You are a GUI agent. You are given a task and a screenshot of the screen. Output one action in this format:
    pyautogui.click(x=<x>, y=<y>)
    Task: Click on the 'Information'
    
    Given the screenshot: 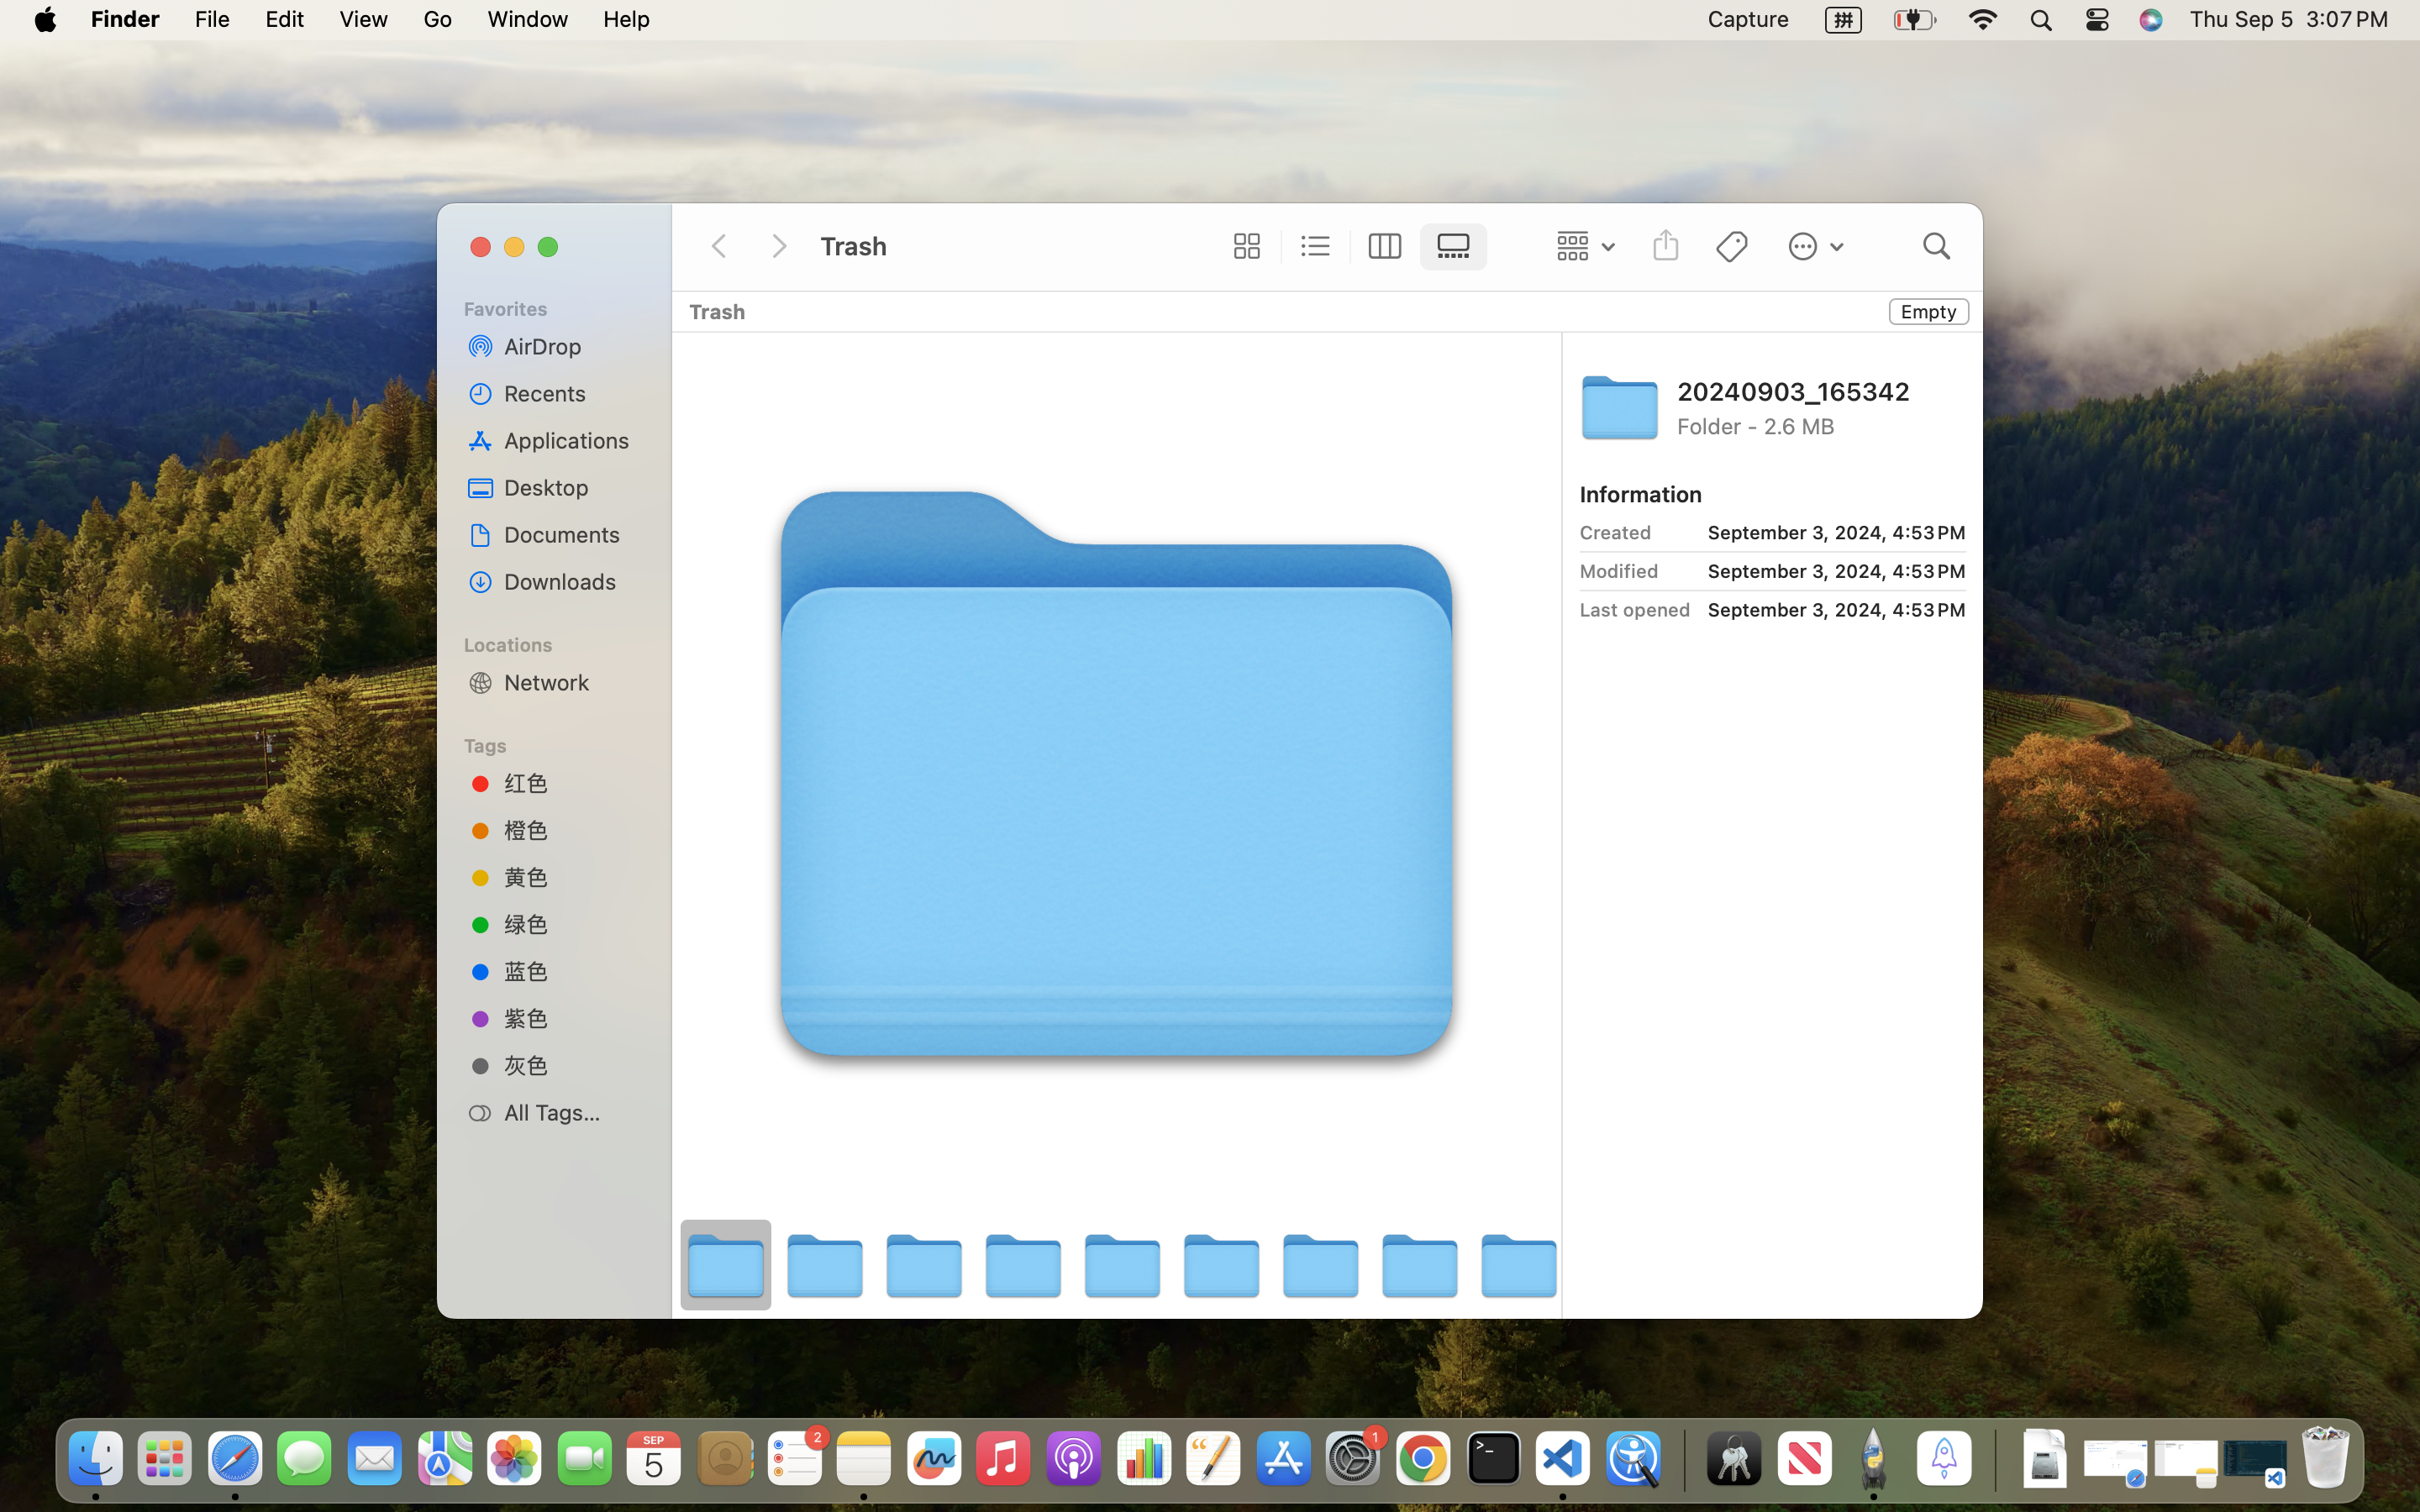 What is the action you would take?
    pyautogui.click(x=1639, y=494)
    